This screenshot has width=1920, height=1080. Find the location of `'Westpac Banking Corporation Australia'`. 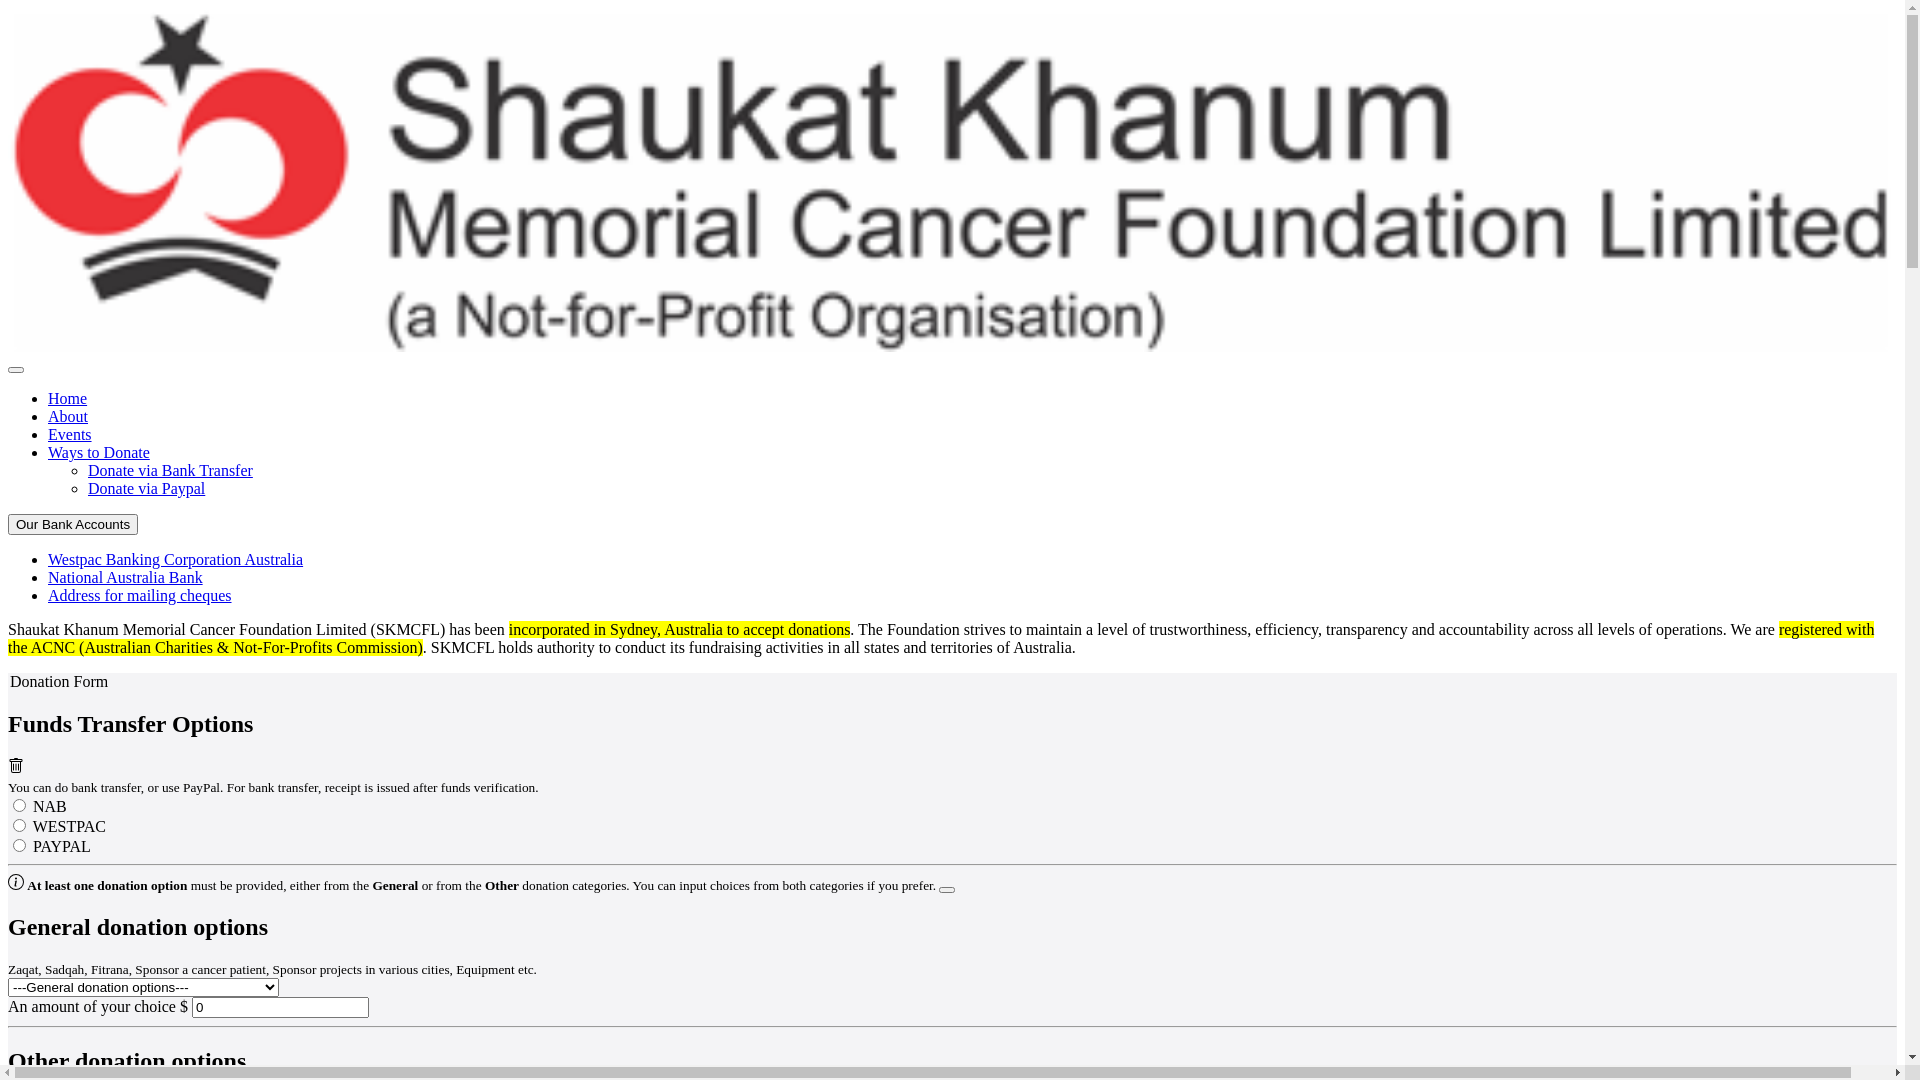

'Westpac Banking Corporation Australia' is located at coordinates (175, 559).